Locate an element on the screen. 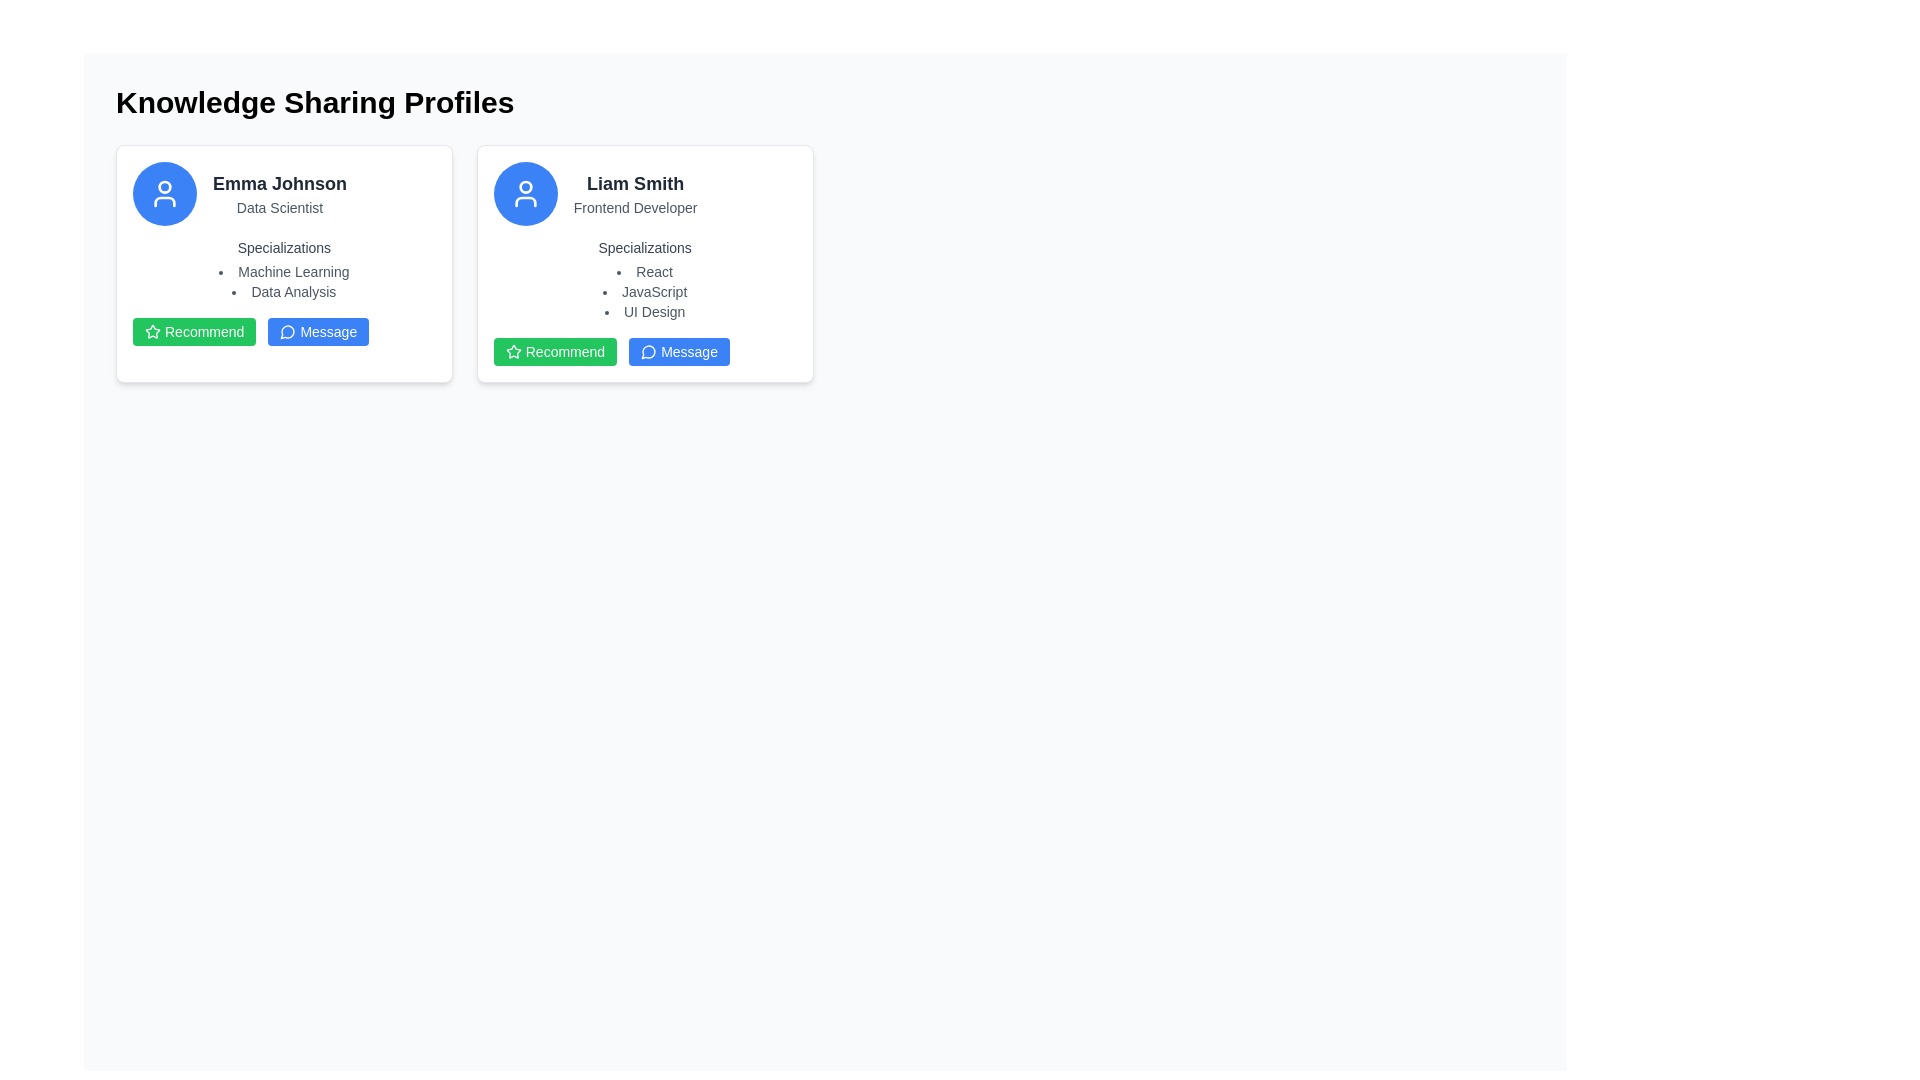 The image size is (1920, 1080). the user profile icon for 'Liam Smith', which is represented within a blue circle in the upper section of his profile card under 'Knowledge Sharing Profiles' is located at coordinates (525, 193).